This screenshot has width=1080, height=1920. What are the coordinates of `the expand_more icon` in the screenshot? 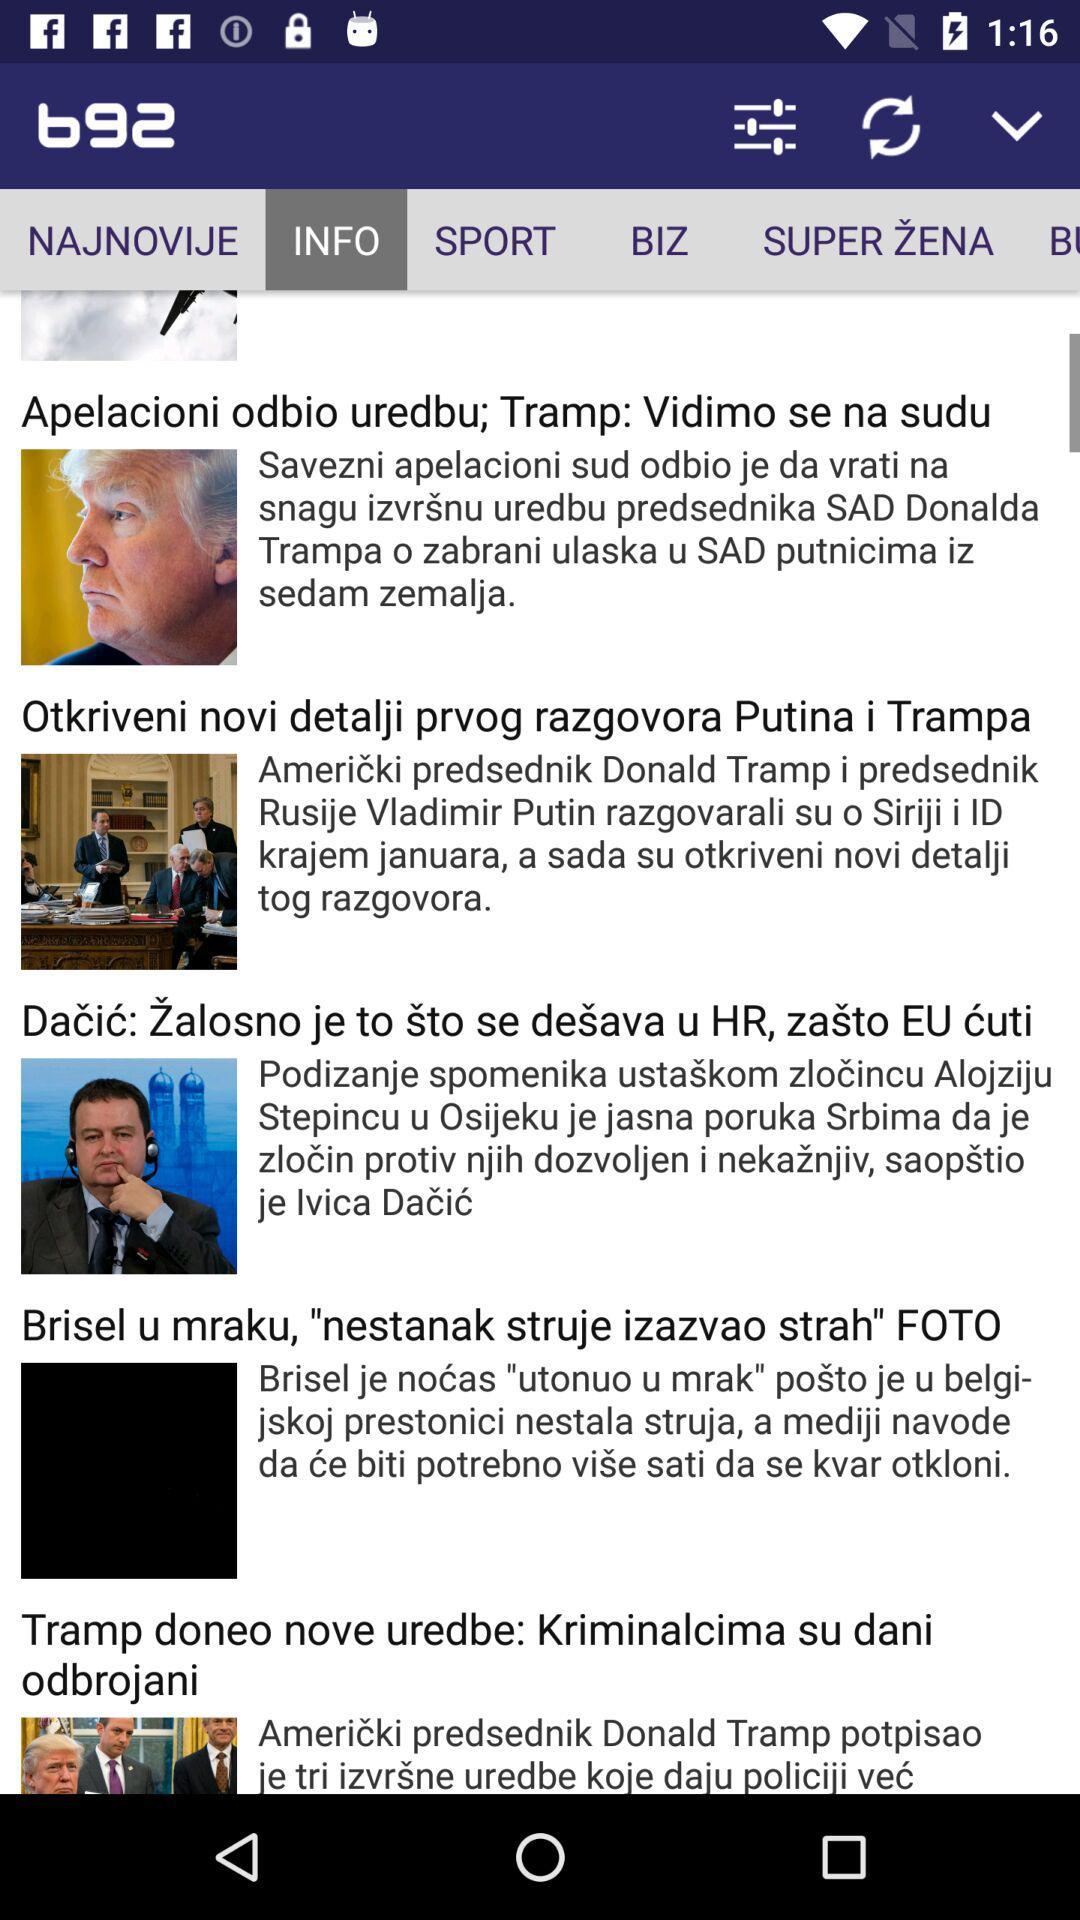 It's located at (1017, 124).